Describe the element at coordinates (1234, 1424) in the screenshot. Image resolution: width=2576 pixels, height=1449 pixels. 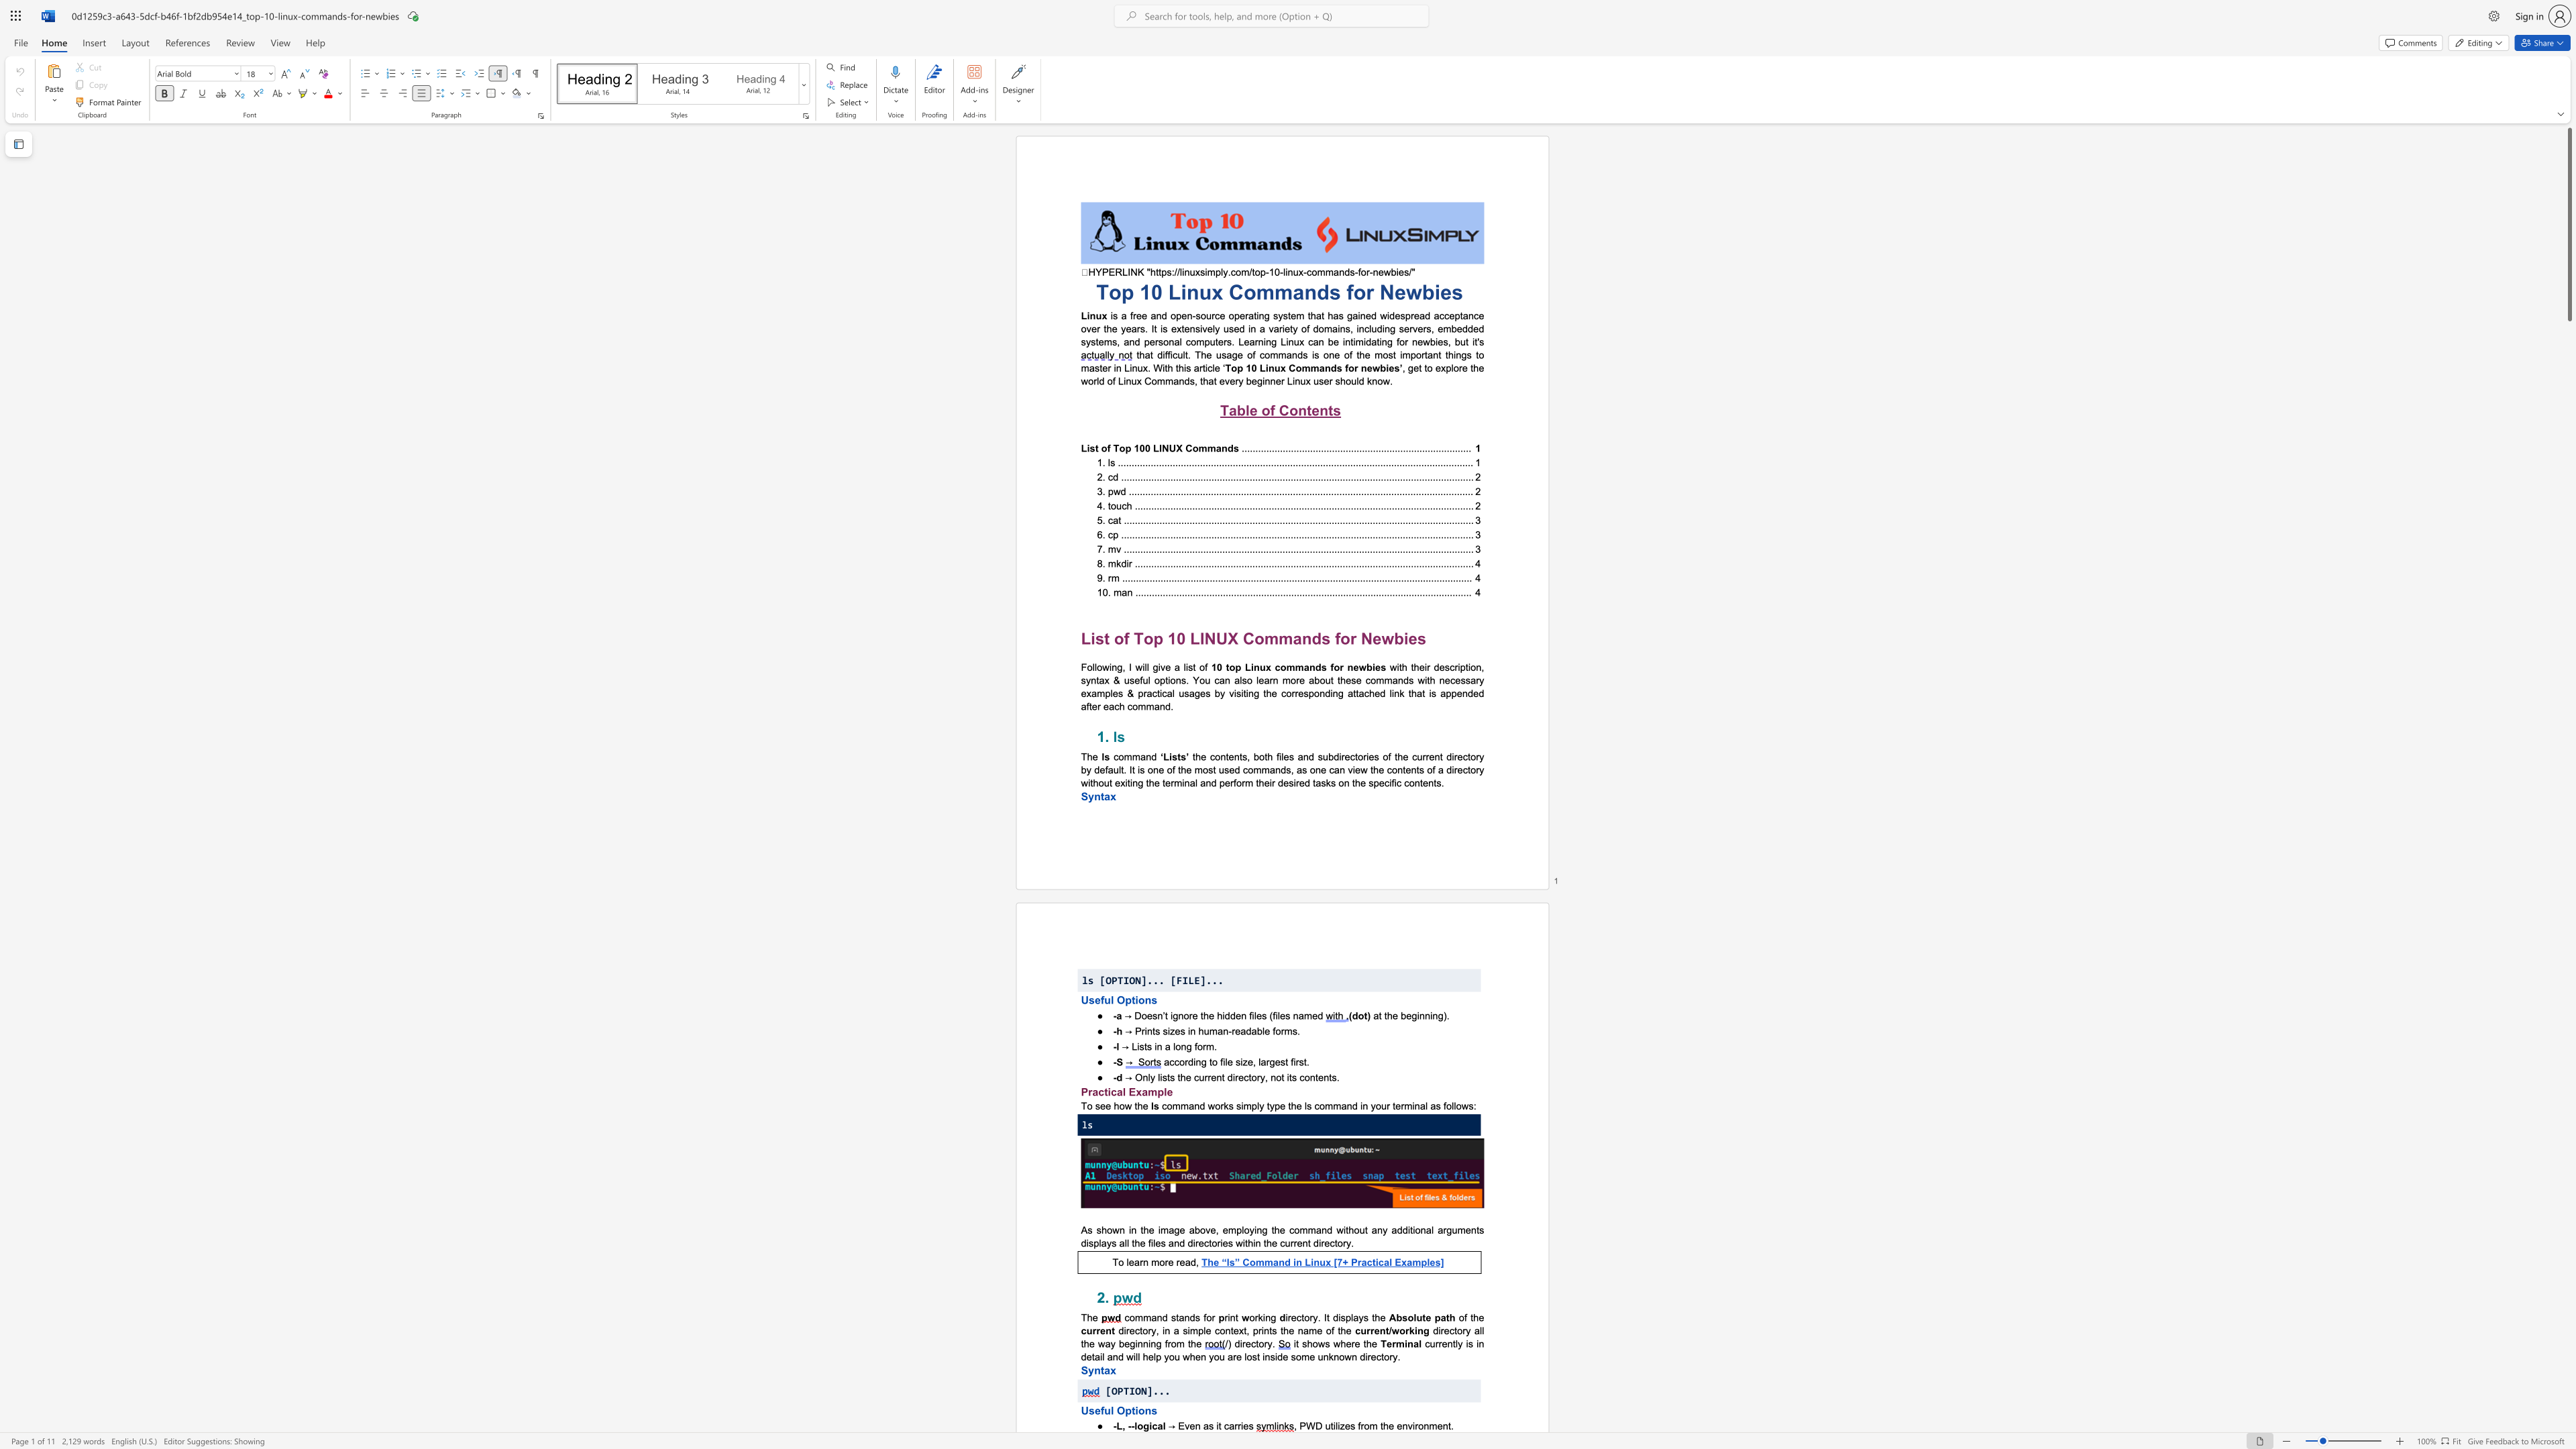
I see `the 1th character "r" in the text` at that location.